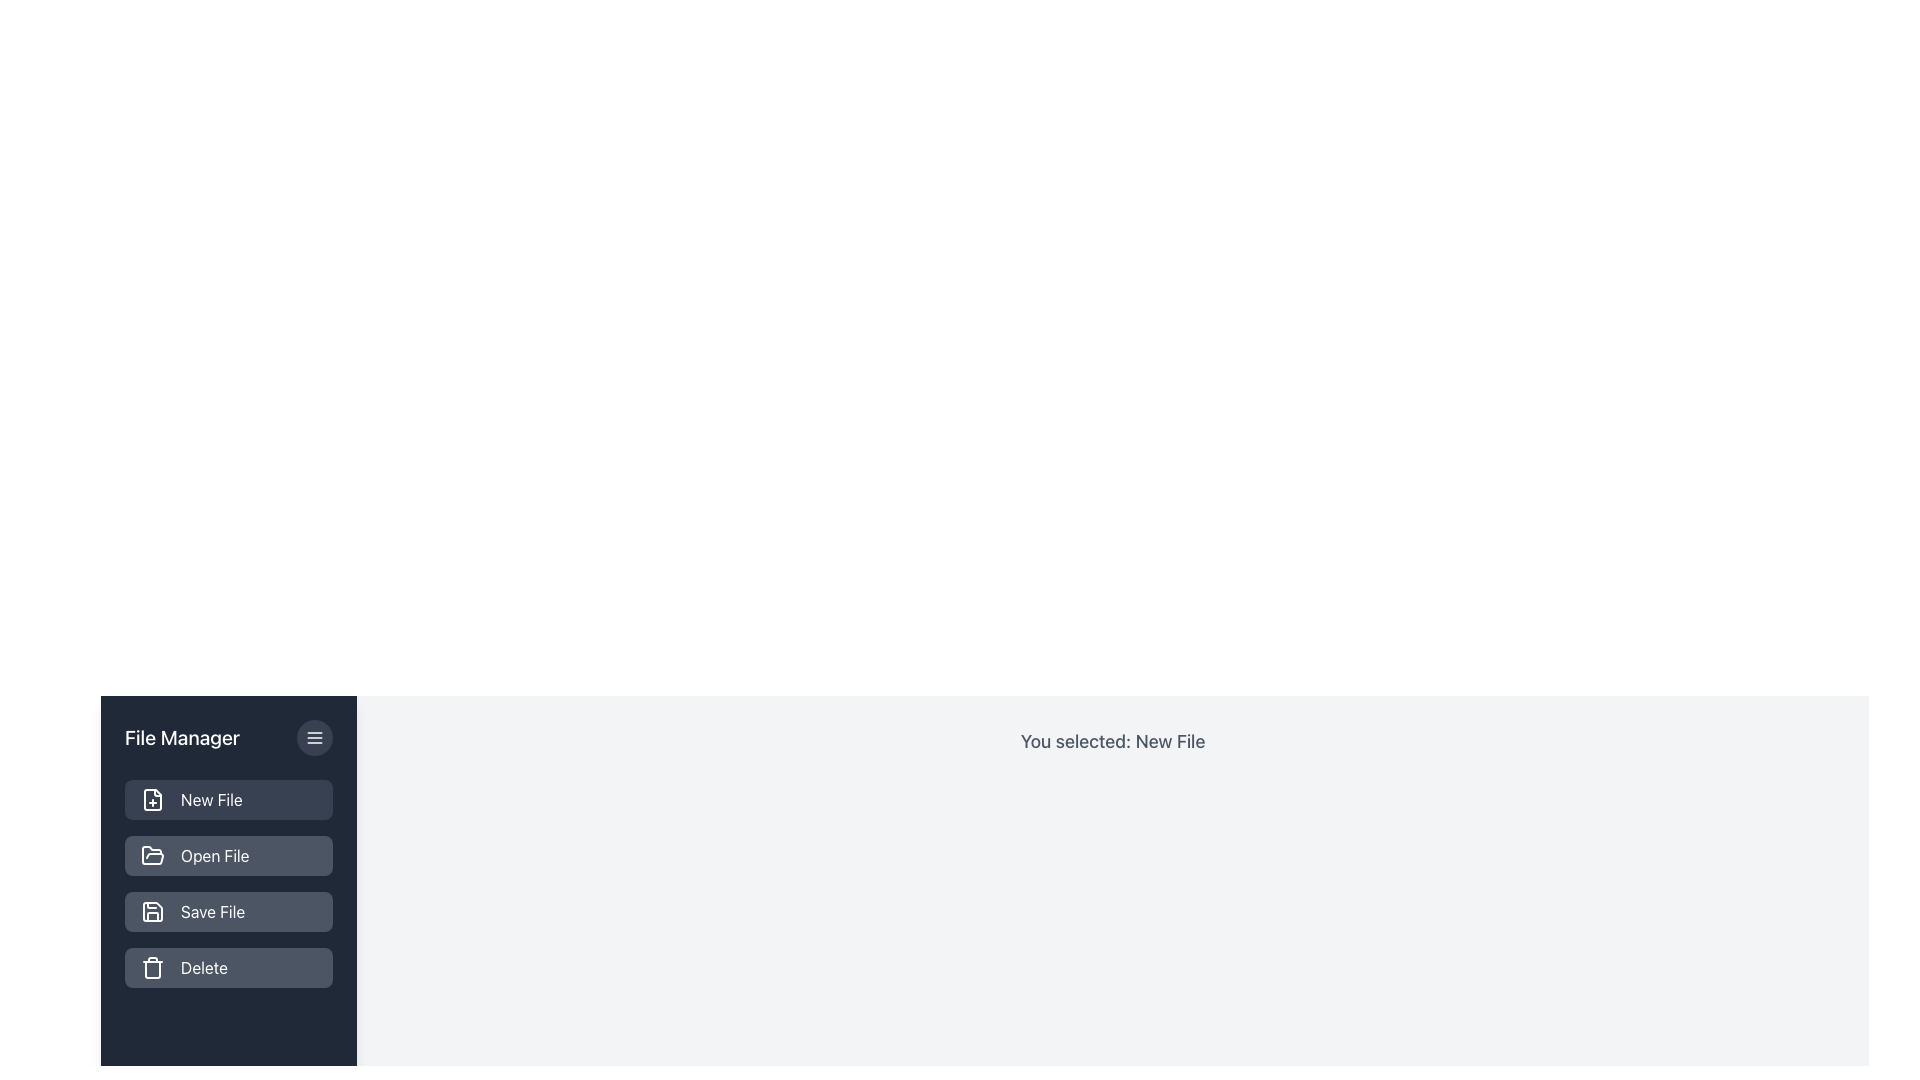 The height and width of the screenshot is (1080, 1920). Describe the element at coordinates (314, 737) in the screenshot. I see `the circular button with a dark gray background and a hamburger icon located at the top-right corner of the 'File Manager' section` at that location.